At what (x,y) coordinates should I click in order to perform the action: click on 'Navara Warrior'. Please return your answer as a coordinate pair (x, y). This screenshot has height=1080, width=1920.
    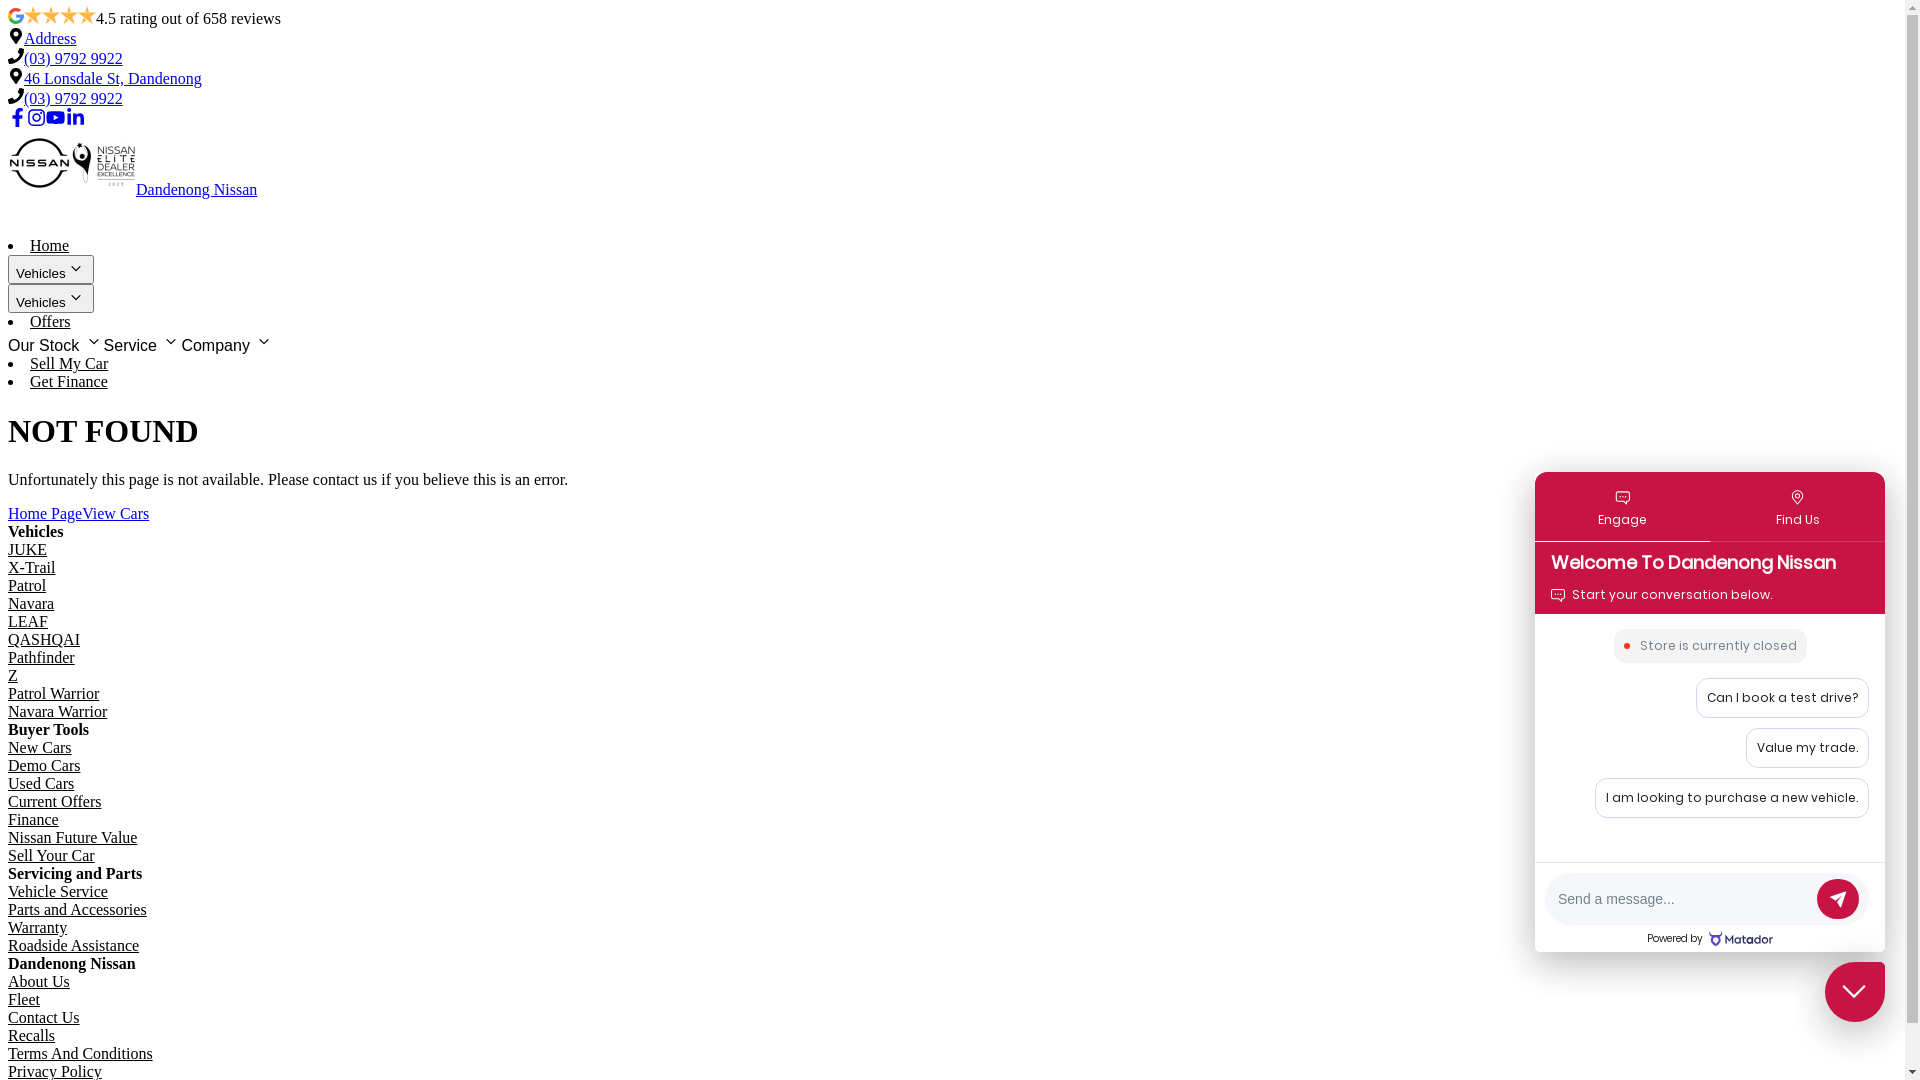
    Looking at the image, I should click on (57, 710).